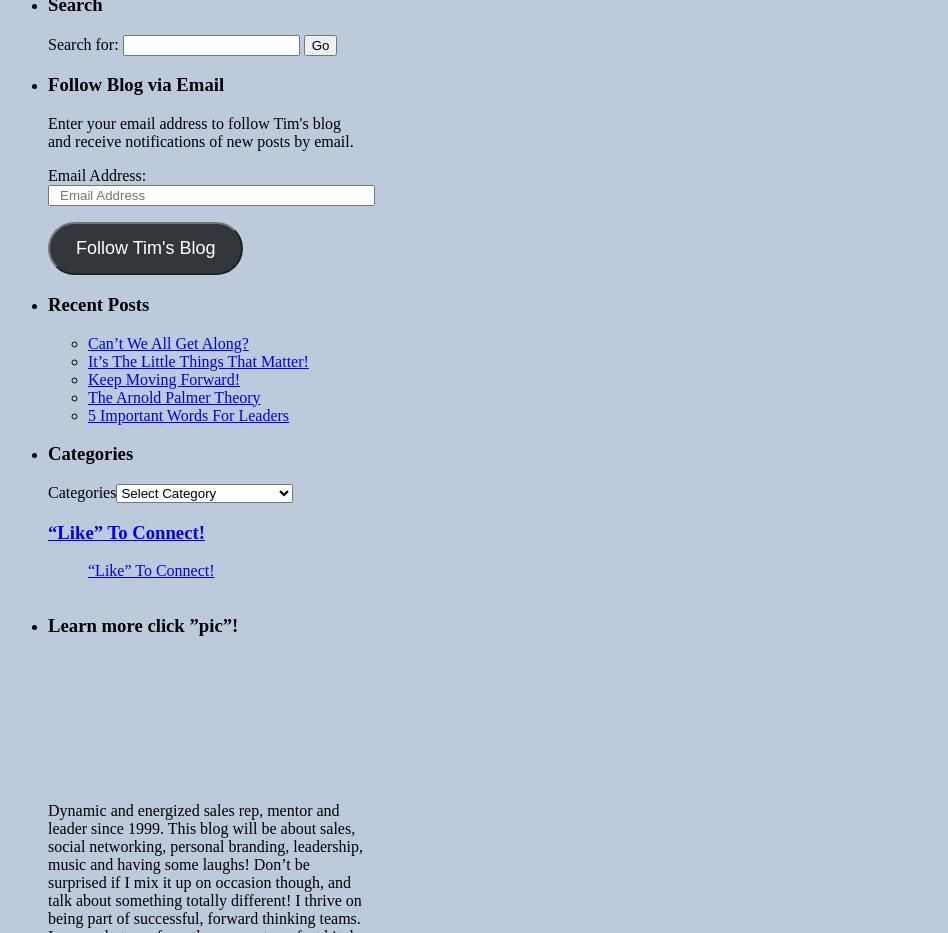 This screenshot has height=933, width=948. Describe the element at coordinates (144, 246) in the screenshot. I see `'Follow Tim's Blog'` at that location.